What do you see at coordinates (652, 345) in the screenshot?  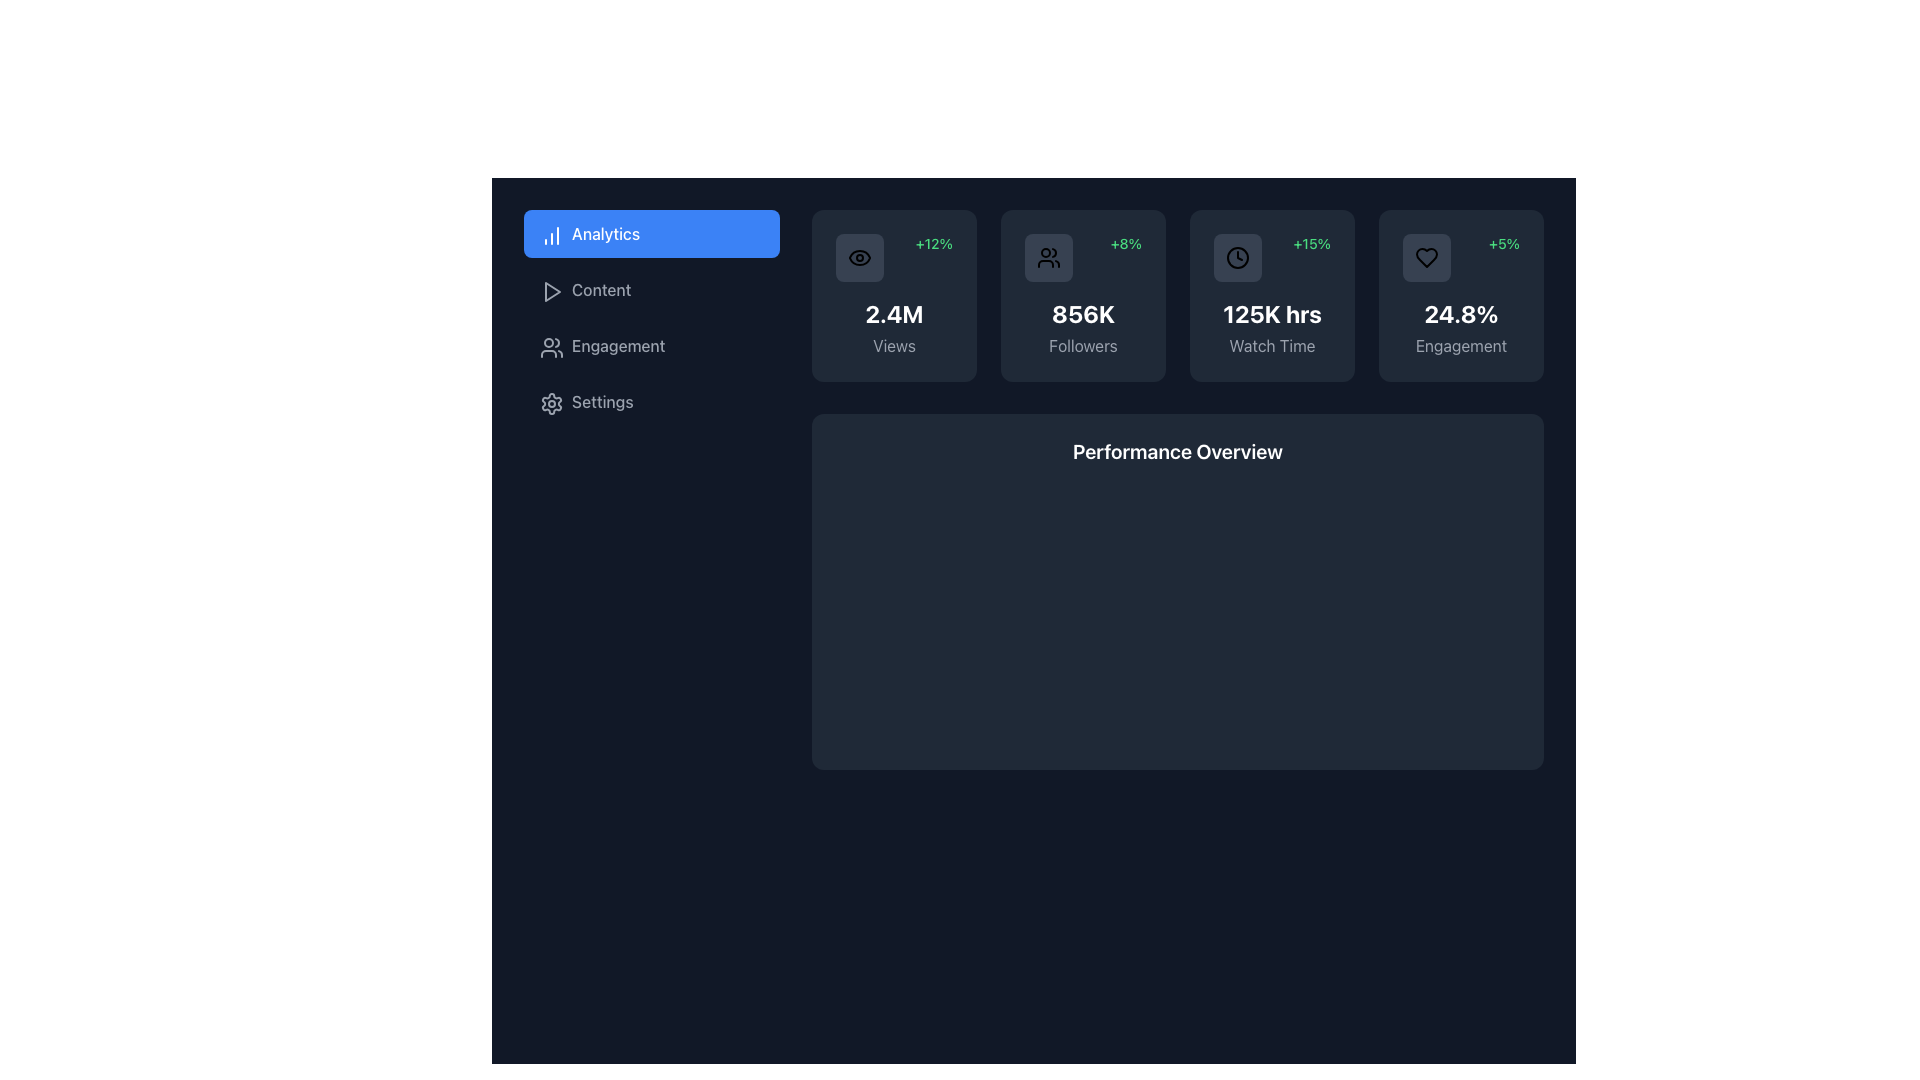 I see `the 'Engagement' navigation menu item, which is the third item in the vertical navigation menu styled with light gray text and an icon, located in the sidebar on the left side of the interface` at bounding box center [652, 345].